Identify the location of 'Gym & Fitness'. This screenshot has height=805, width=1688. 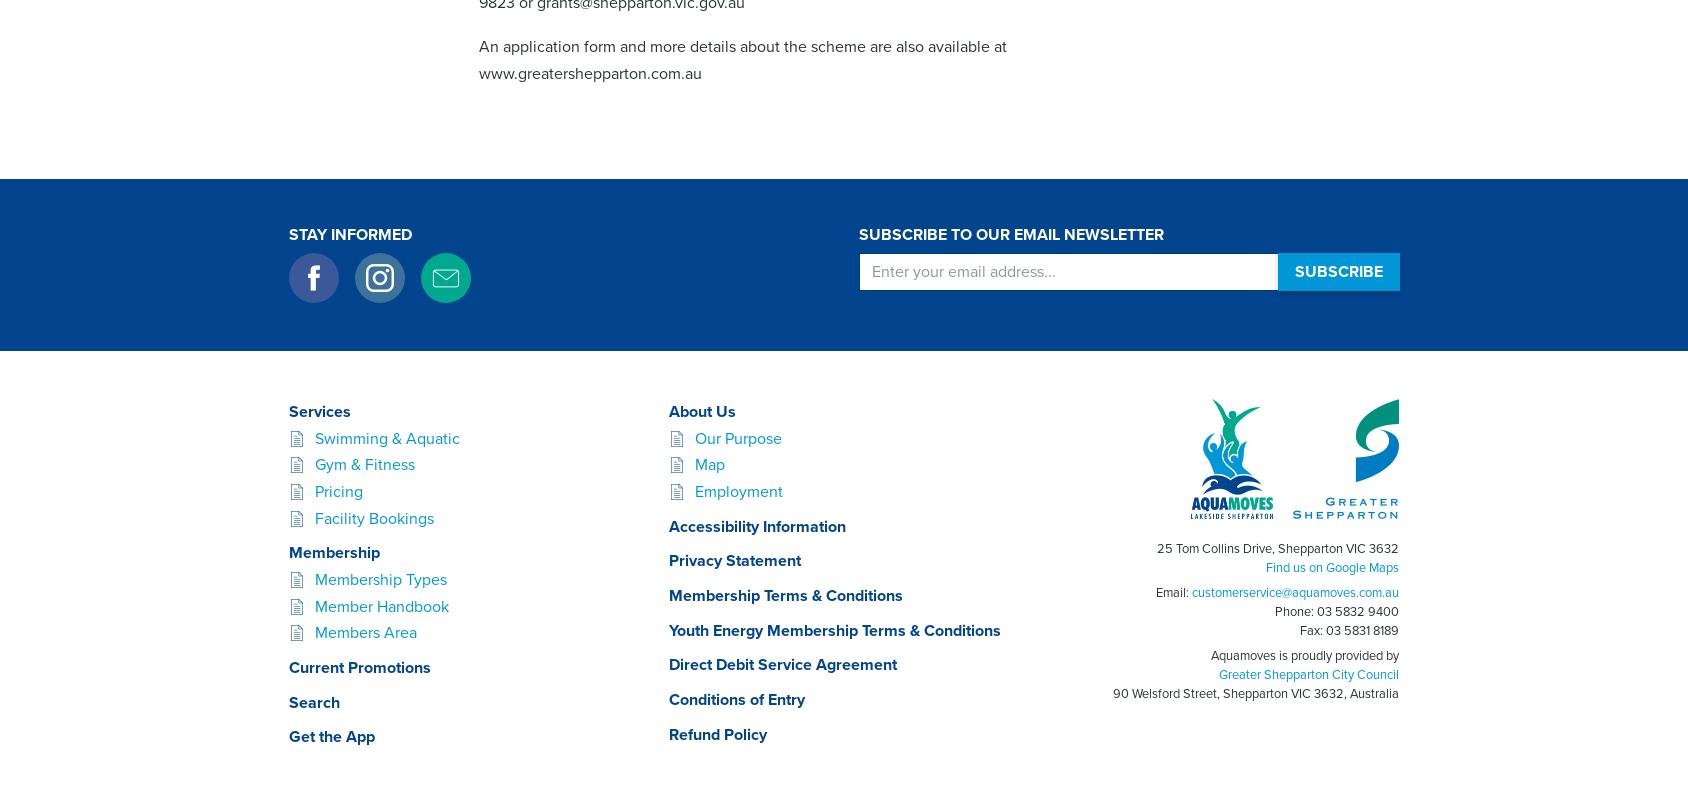
(363, 464).